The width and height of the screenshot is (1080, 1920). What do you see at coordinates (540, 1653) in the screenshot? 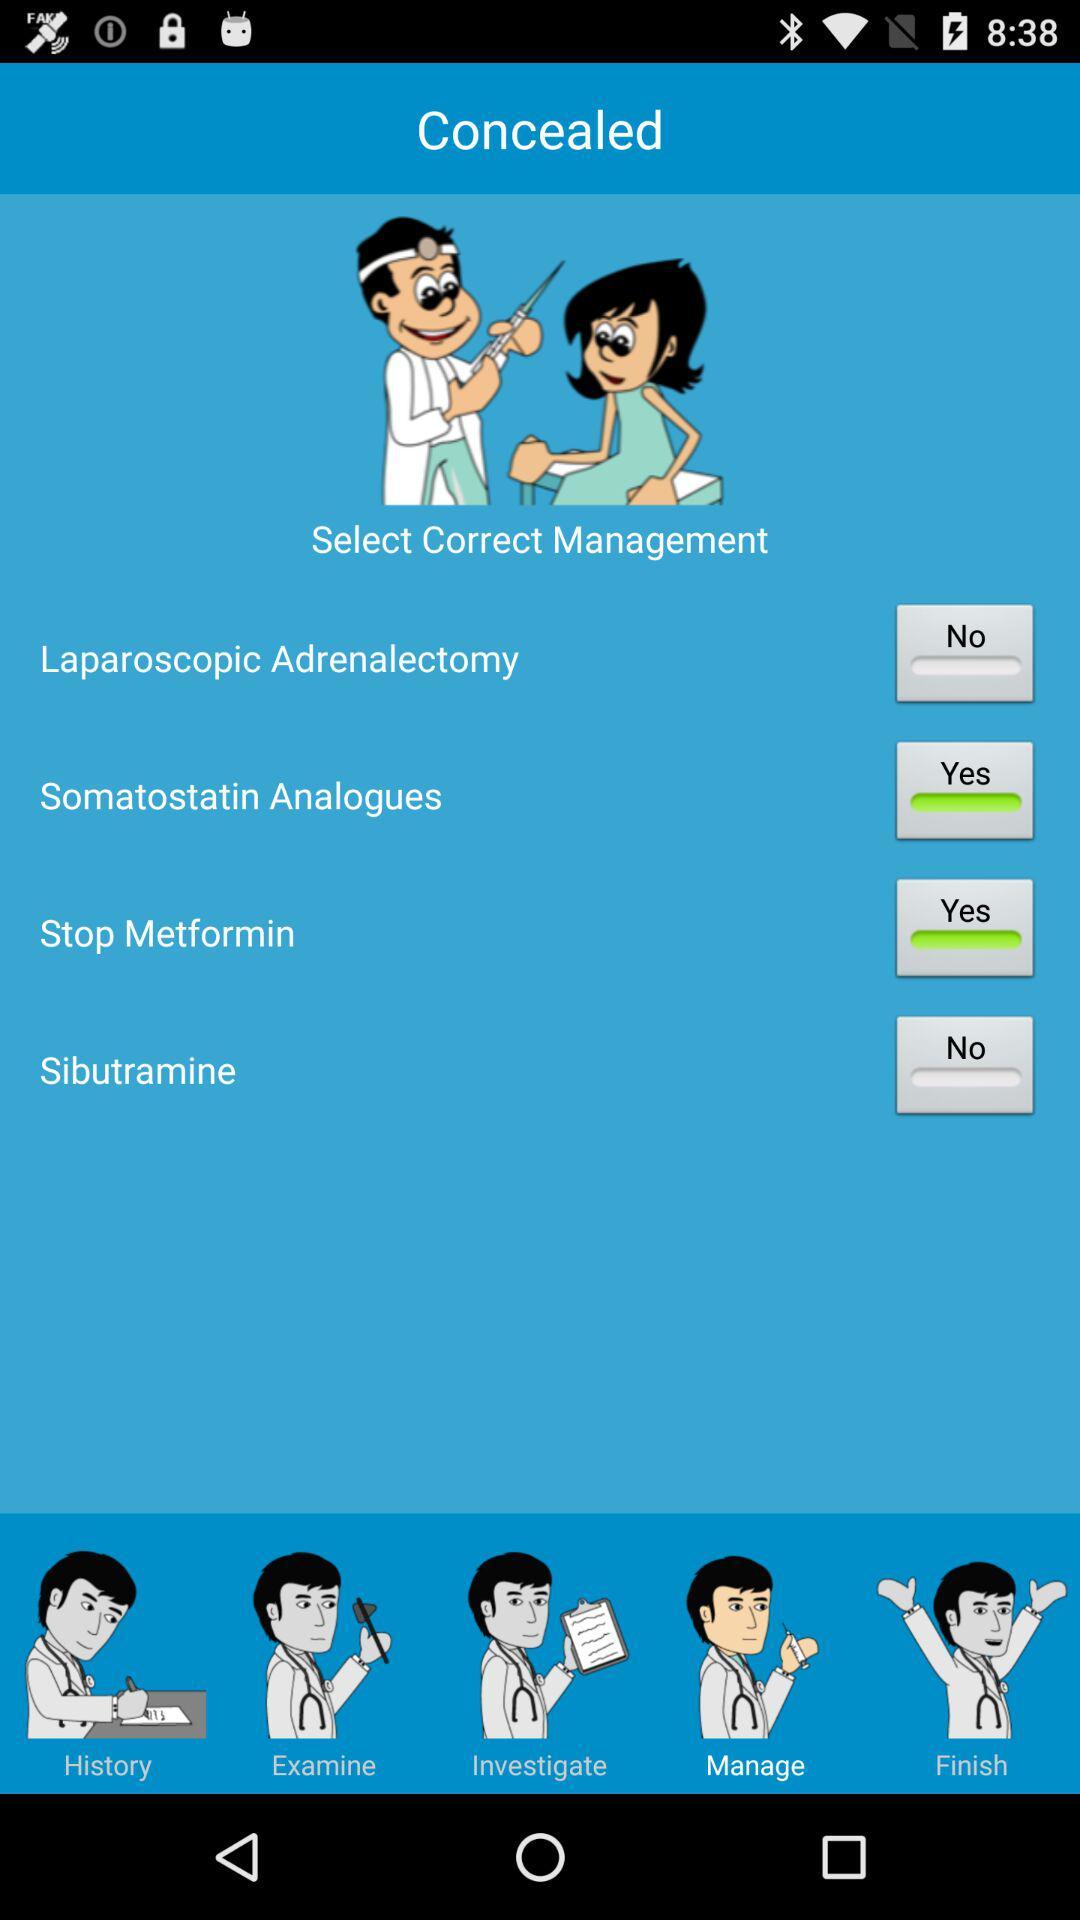
I see `icon at the bottom` at bounding box center [540, 1653].